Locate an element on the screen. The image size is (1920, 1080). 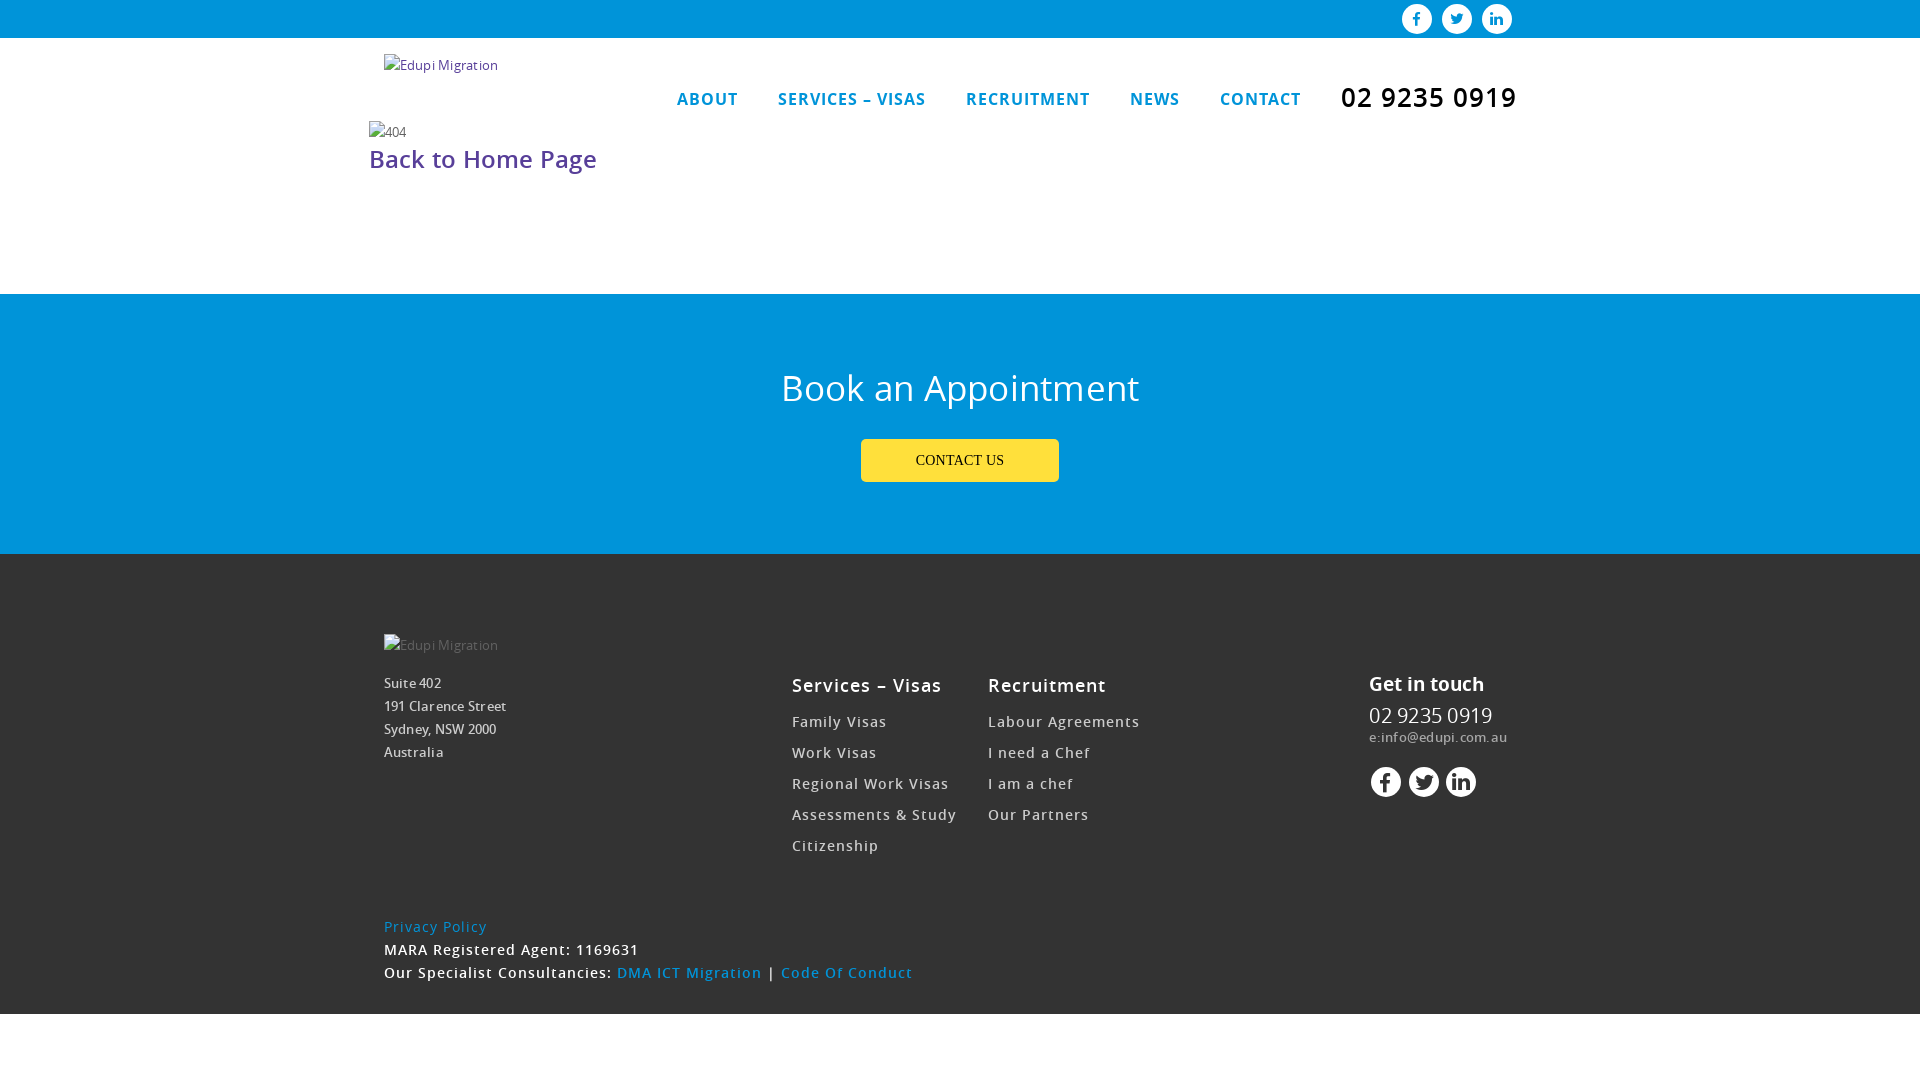
'CONTACT' is located at coordinates (1259, 101).